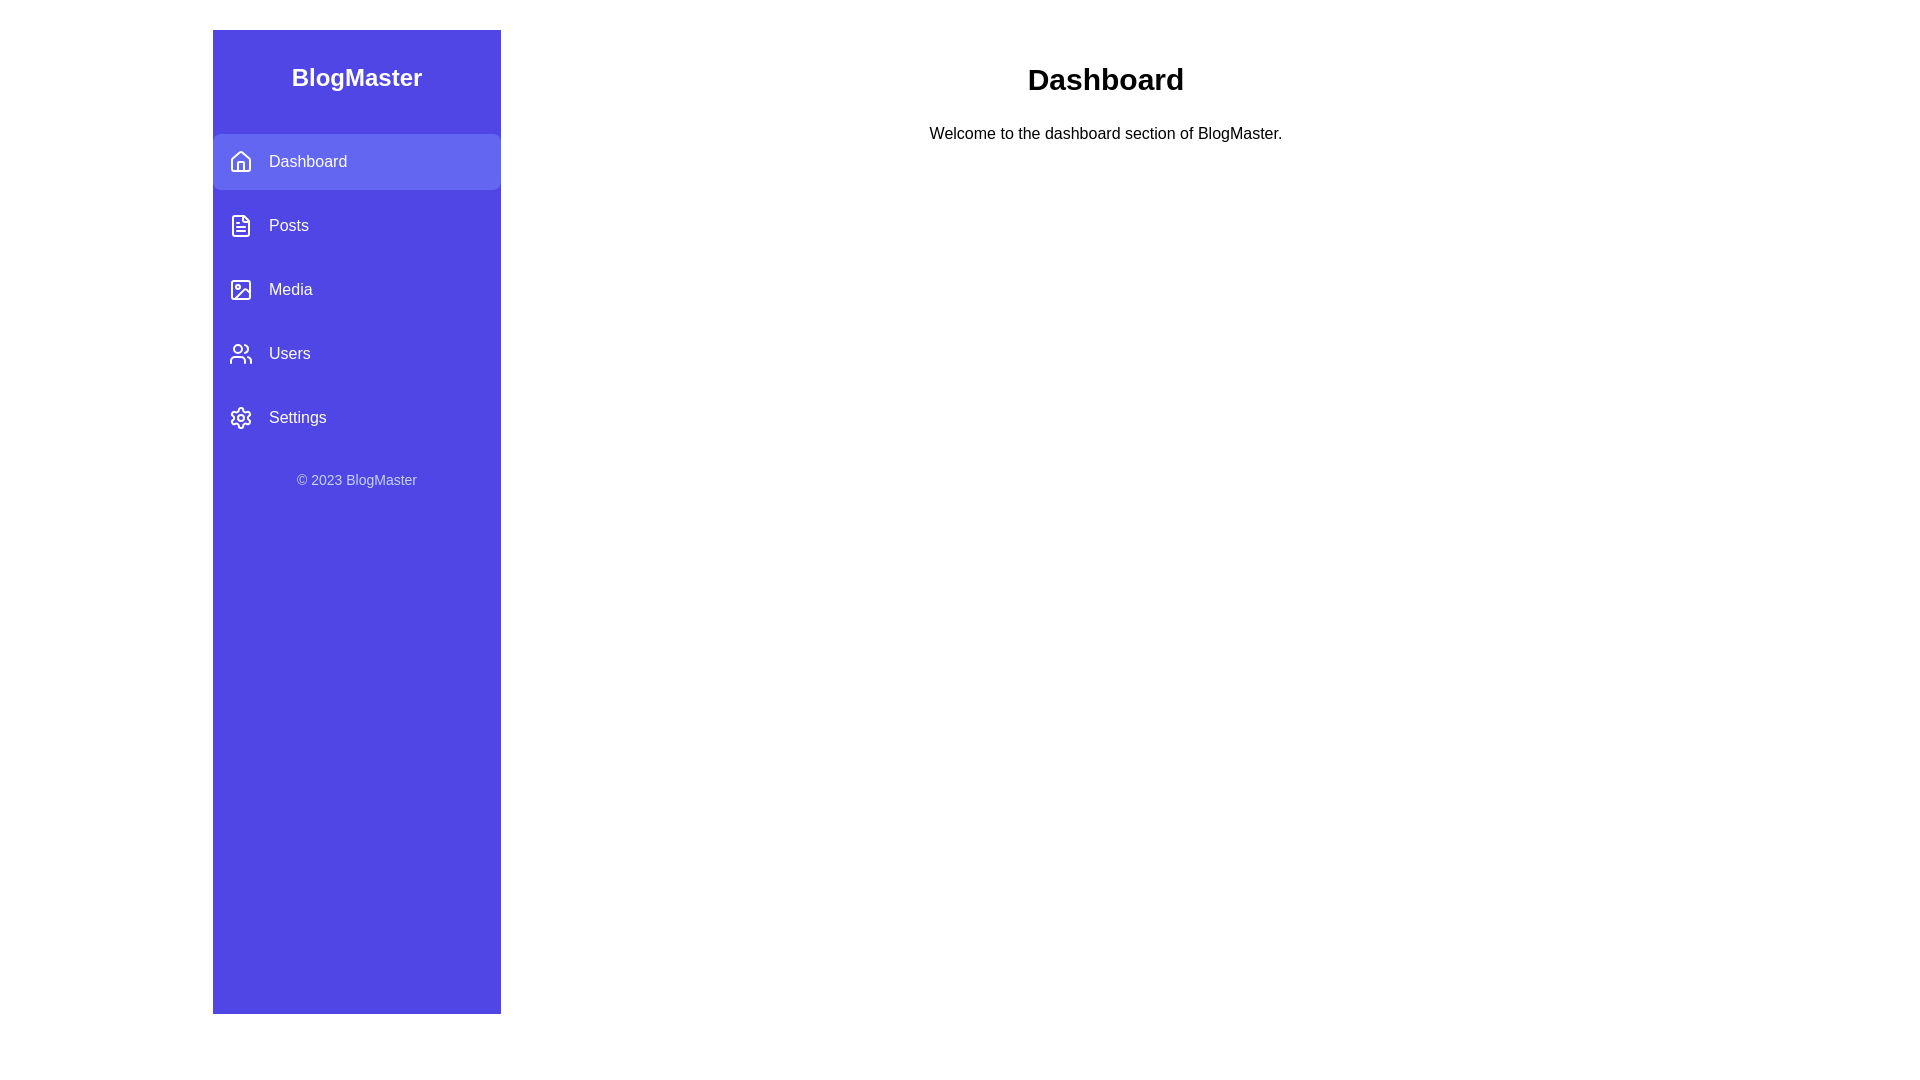  Describe the element at coordinates (356, 479) in the screenshot. I see `the static text element at the bottom of the vertical sidebar, which serves as a copyright notice for the application` at that location.